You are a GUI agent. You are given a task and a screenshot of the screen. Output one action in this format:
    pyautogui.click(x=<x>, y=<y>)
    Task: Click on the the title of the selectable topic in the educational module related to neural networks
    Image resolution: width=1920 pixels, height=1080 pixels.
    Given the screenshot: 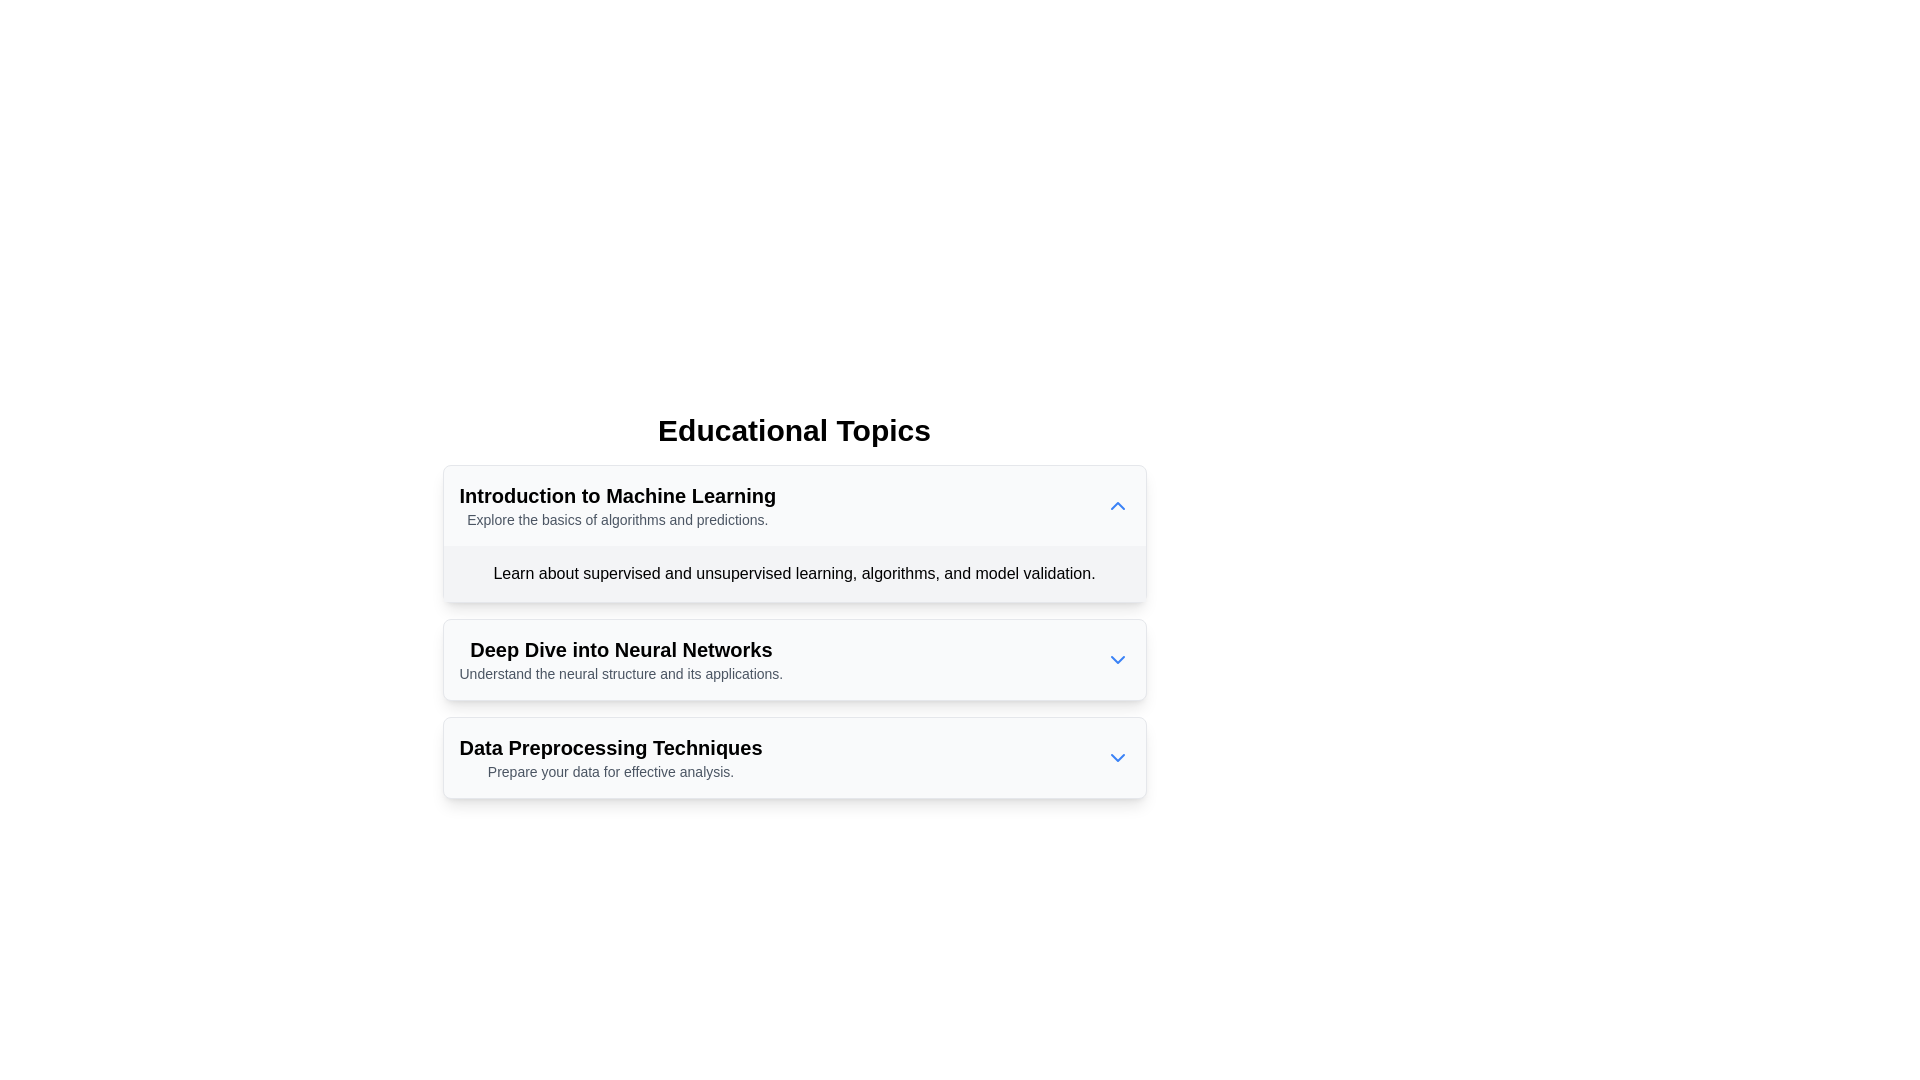 What is the action you would take?
    pyautogui.click(x=620, y=659)
    